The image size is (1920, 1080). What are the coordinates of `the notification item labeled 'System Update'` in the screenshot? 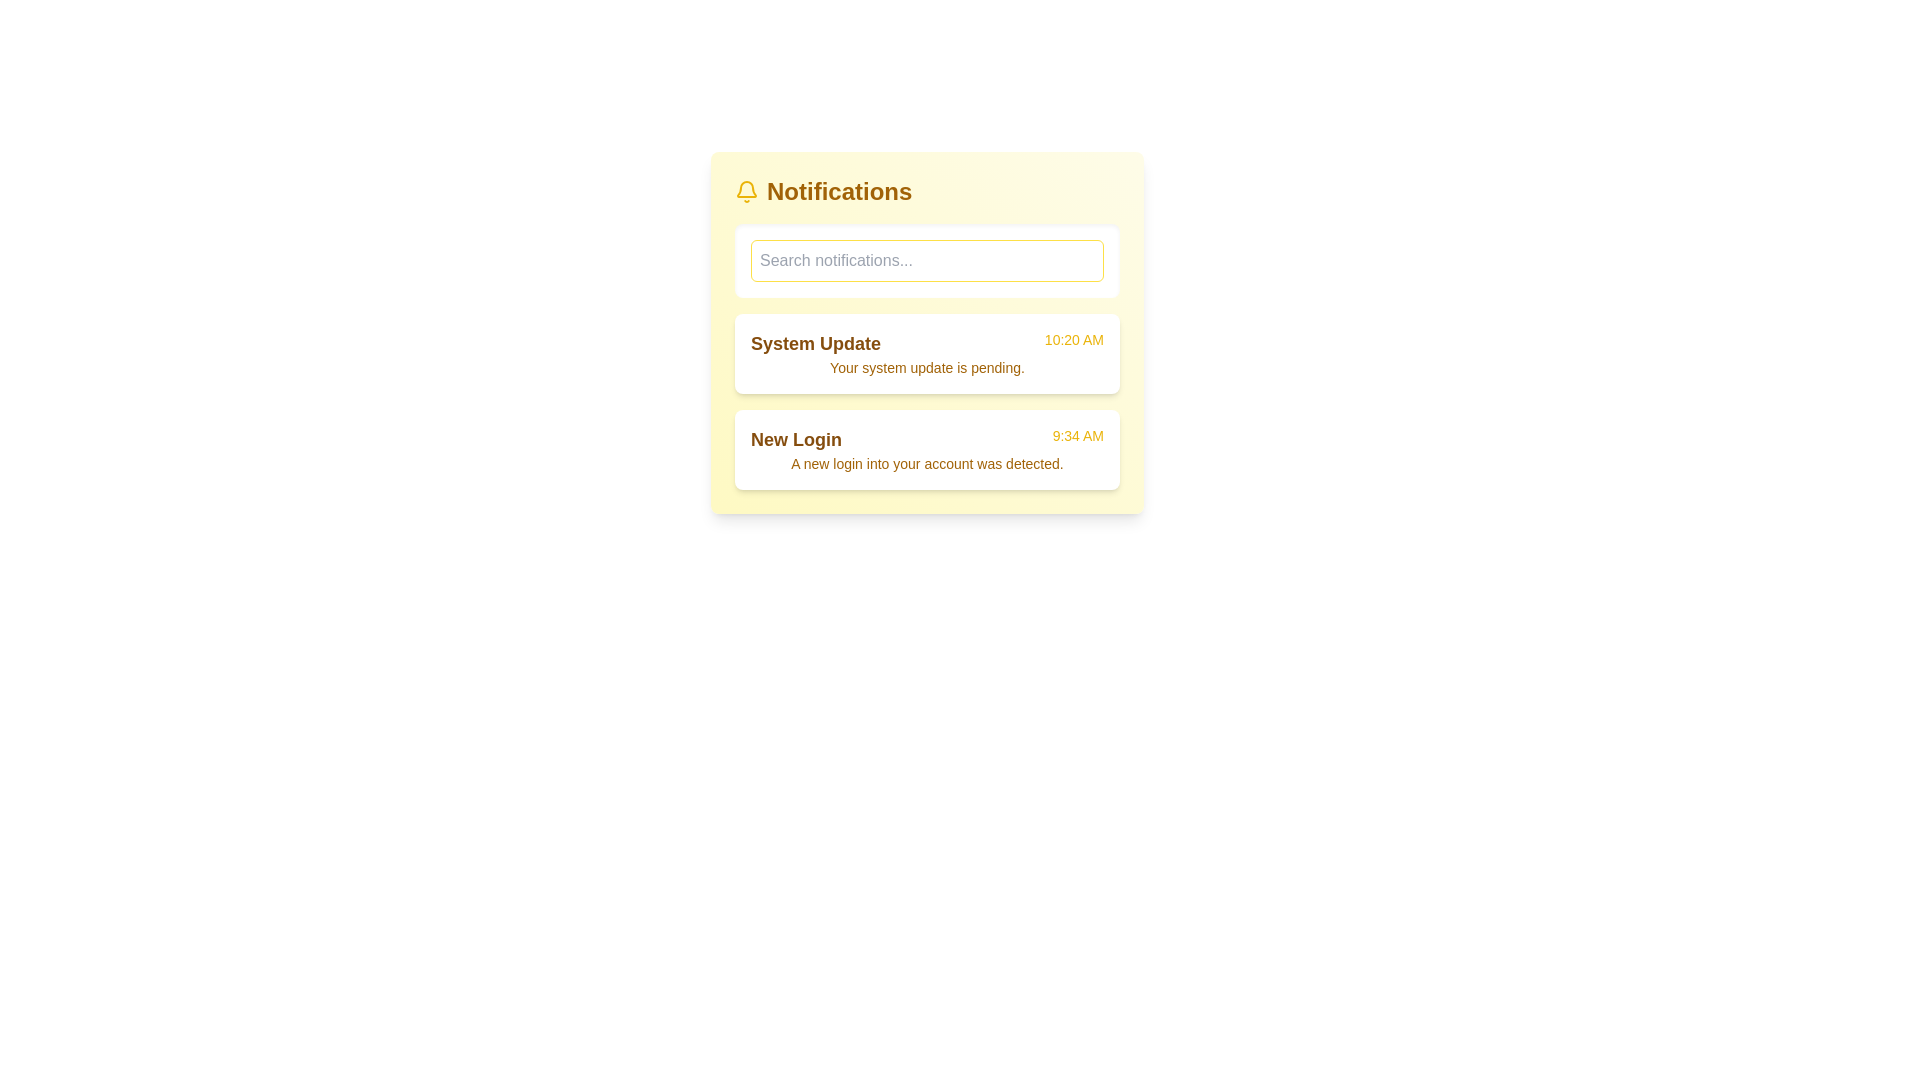 It's located at (926, 353).